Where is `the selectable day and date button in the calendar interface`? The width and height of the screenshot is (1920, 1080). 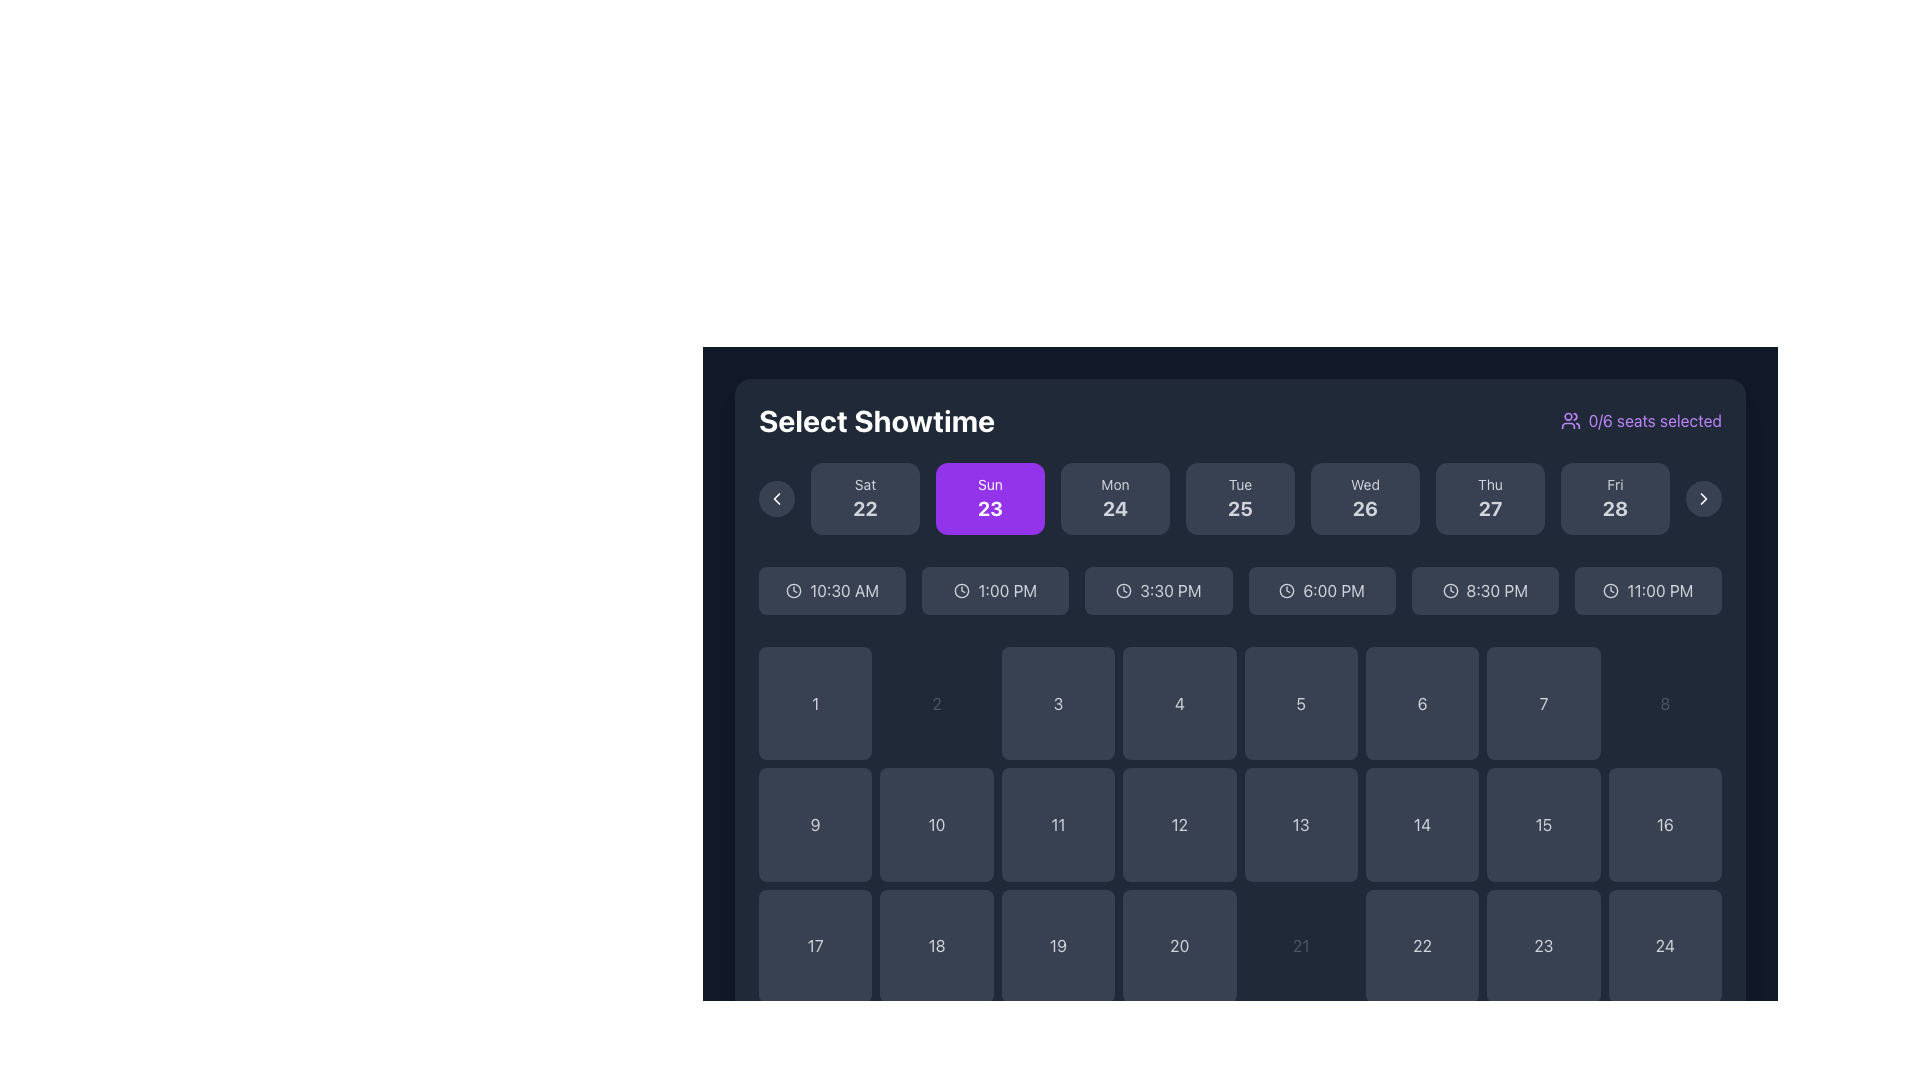
the selectable day and date button in the calendar interface is located at coordinates (865, 497).